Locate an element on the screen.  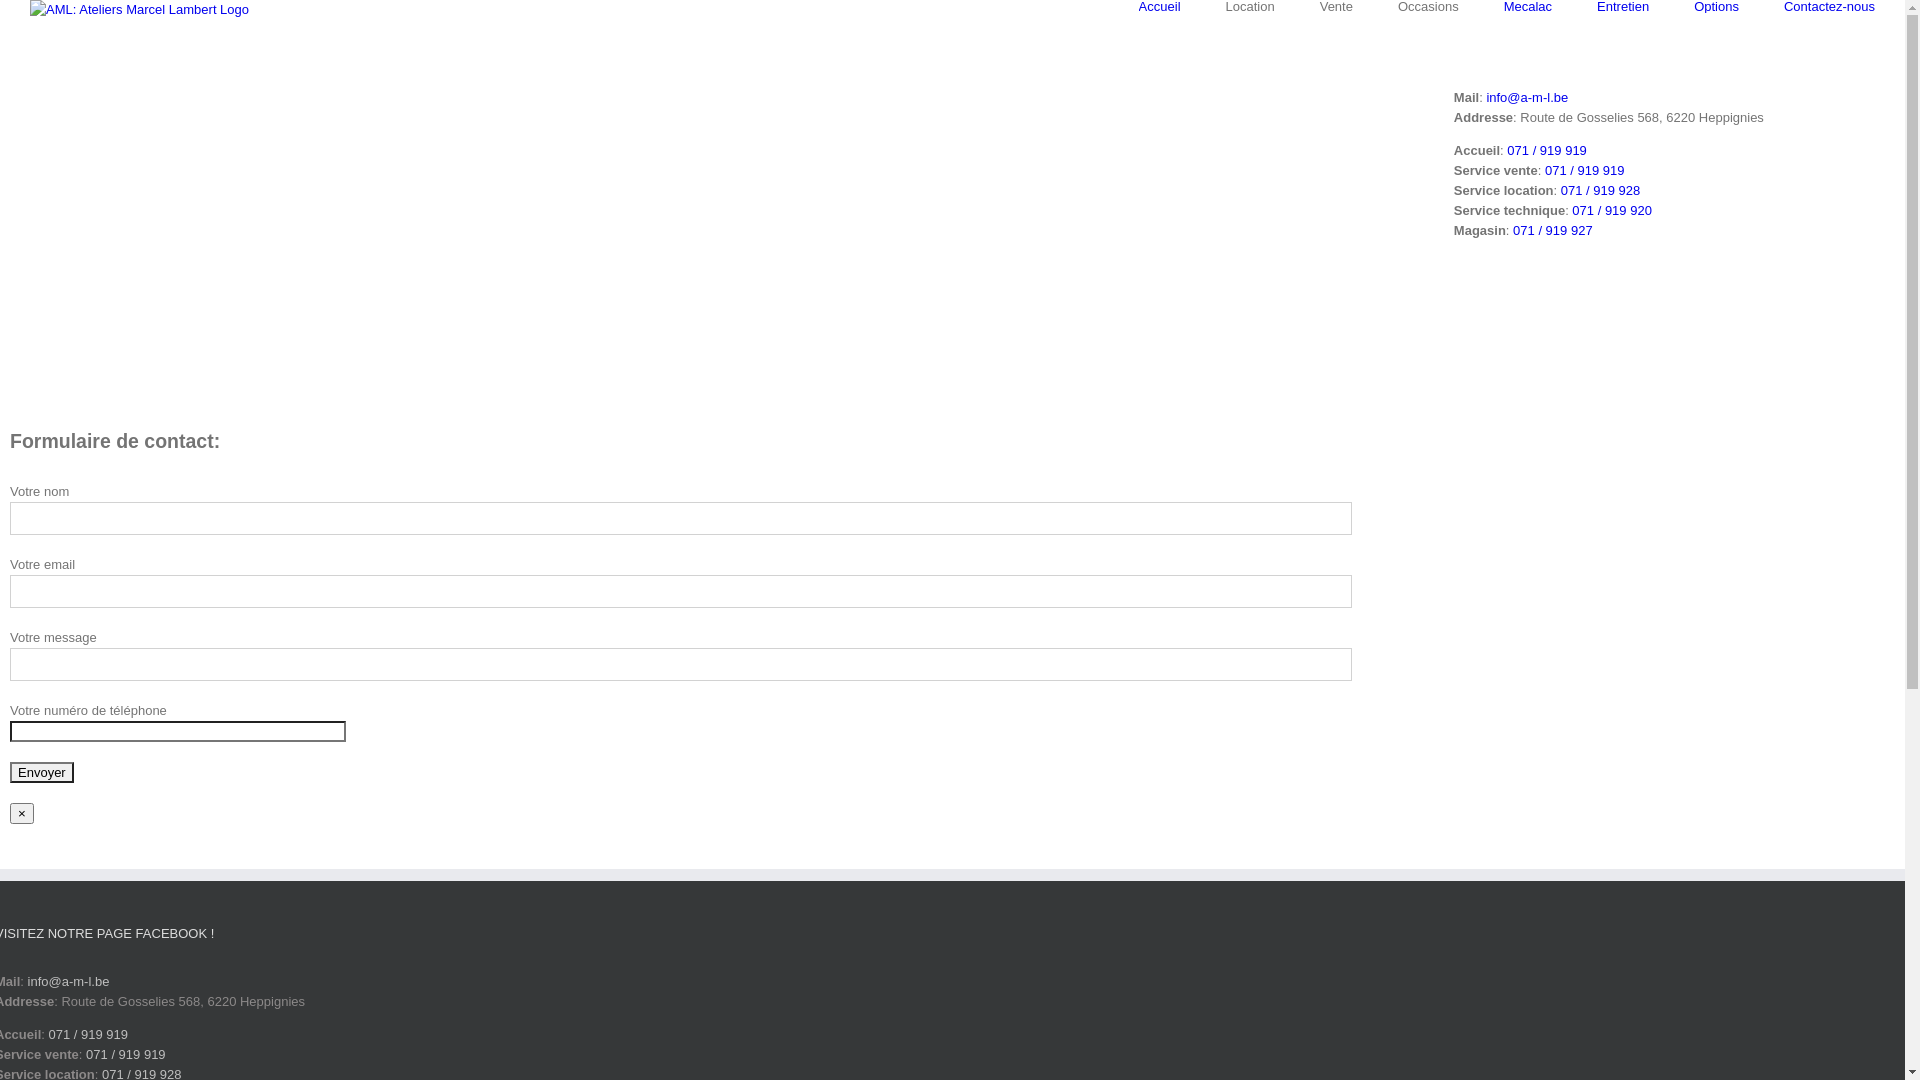
'Vente' is located at coordinates (1336, 6).